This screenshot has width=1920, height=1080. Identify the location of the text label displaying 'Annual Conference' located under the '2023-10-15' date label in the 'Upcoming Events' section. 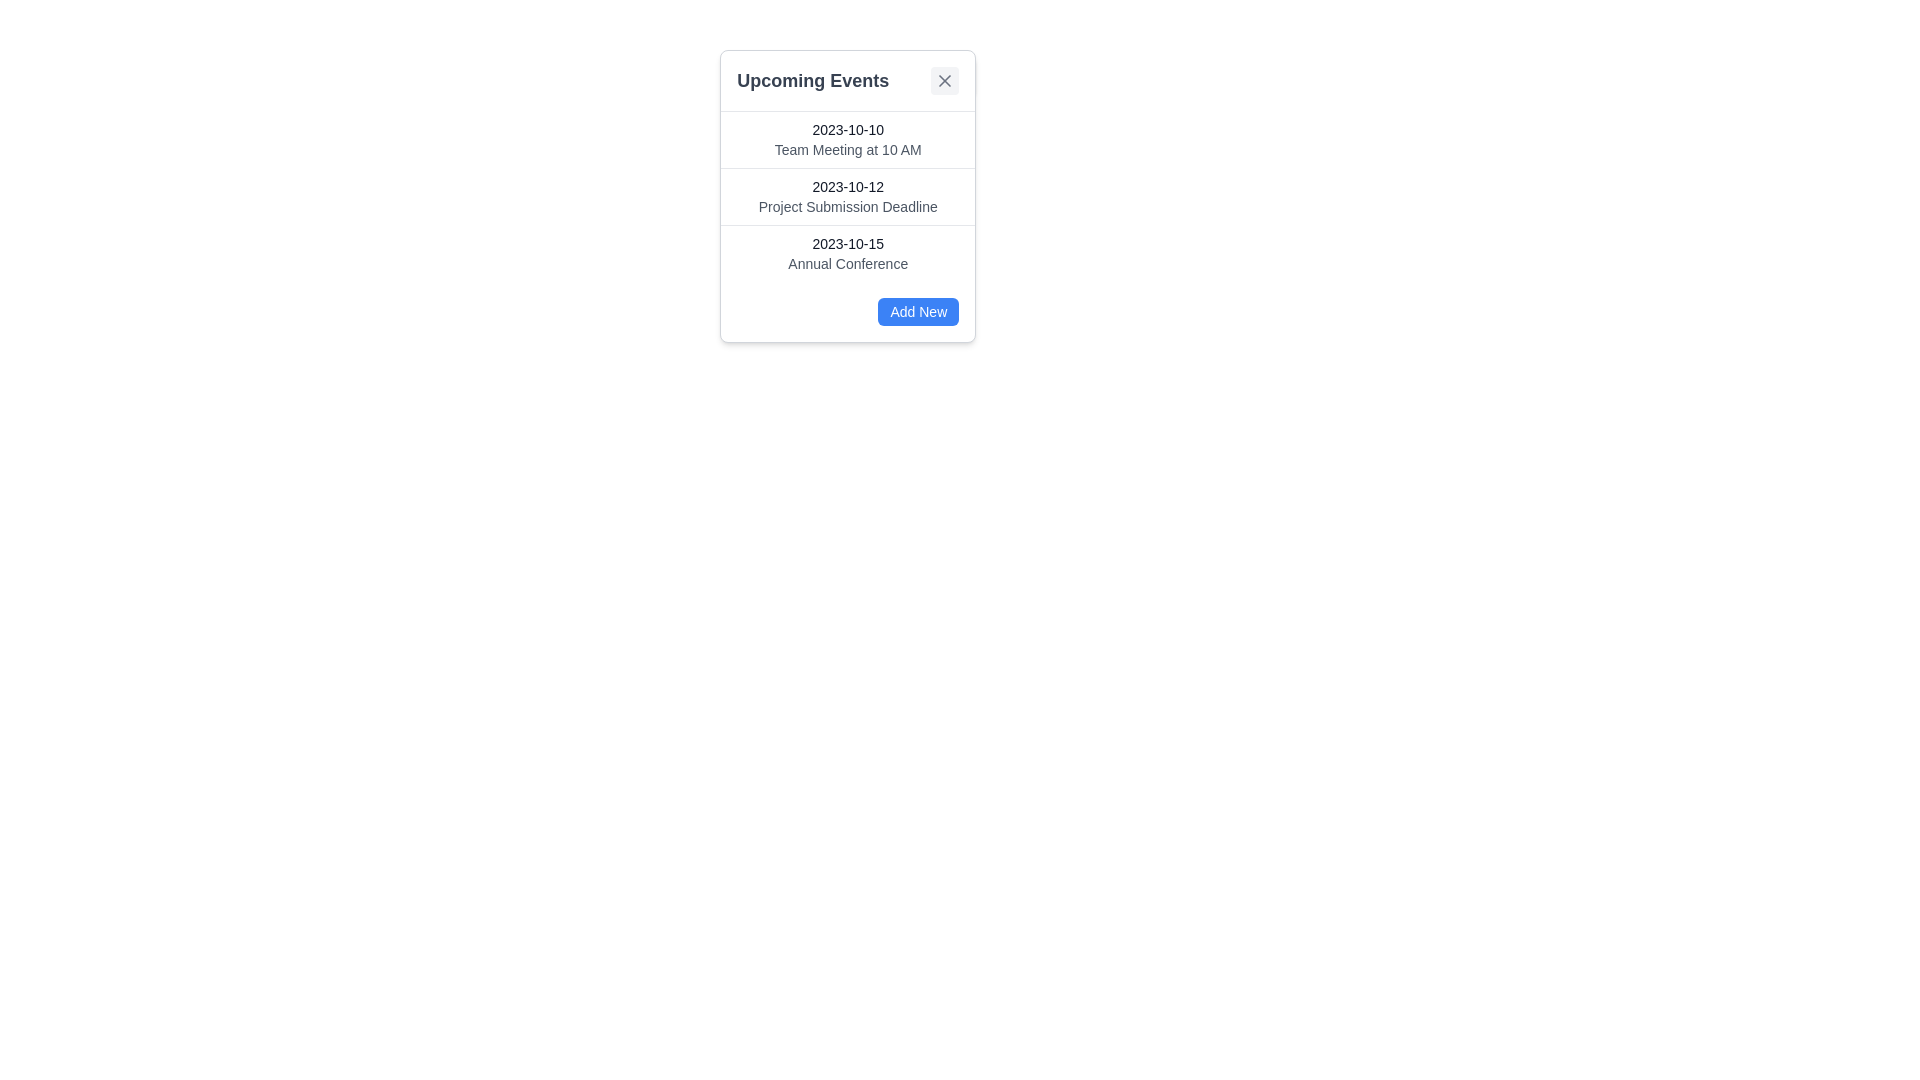
(848, 262).